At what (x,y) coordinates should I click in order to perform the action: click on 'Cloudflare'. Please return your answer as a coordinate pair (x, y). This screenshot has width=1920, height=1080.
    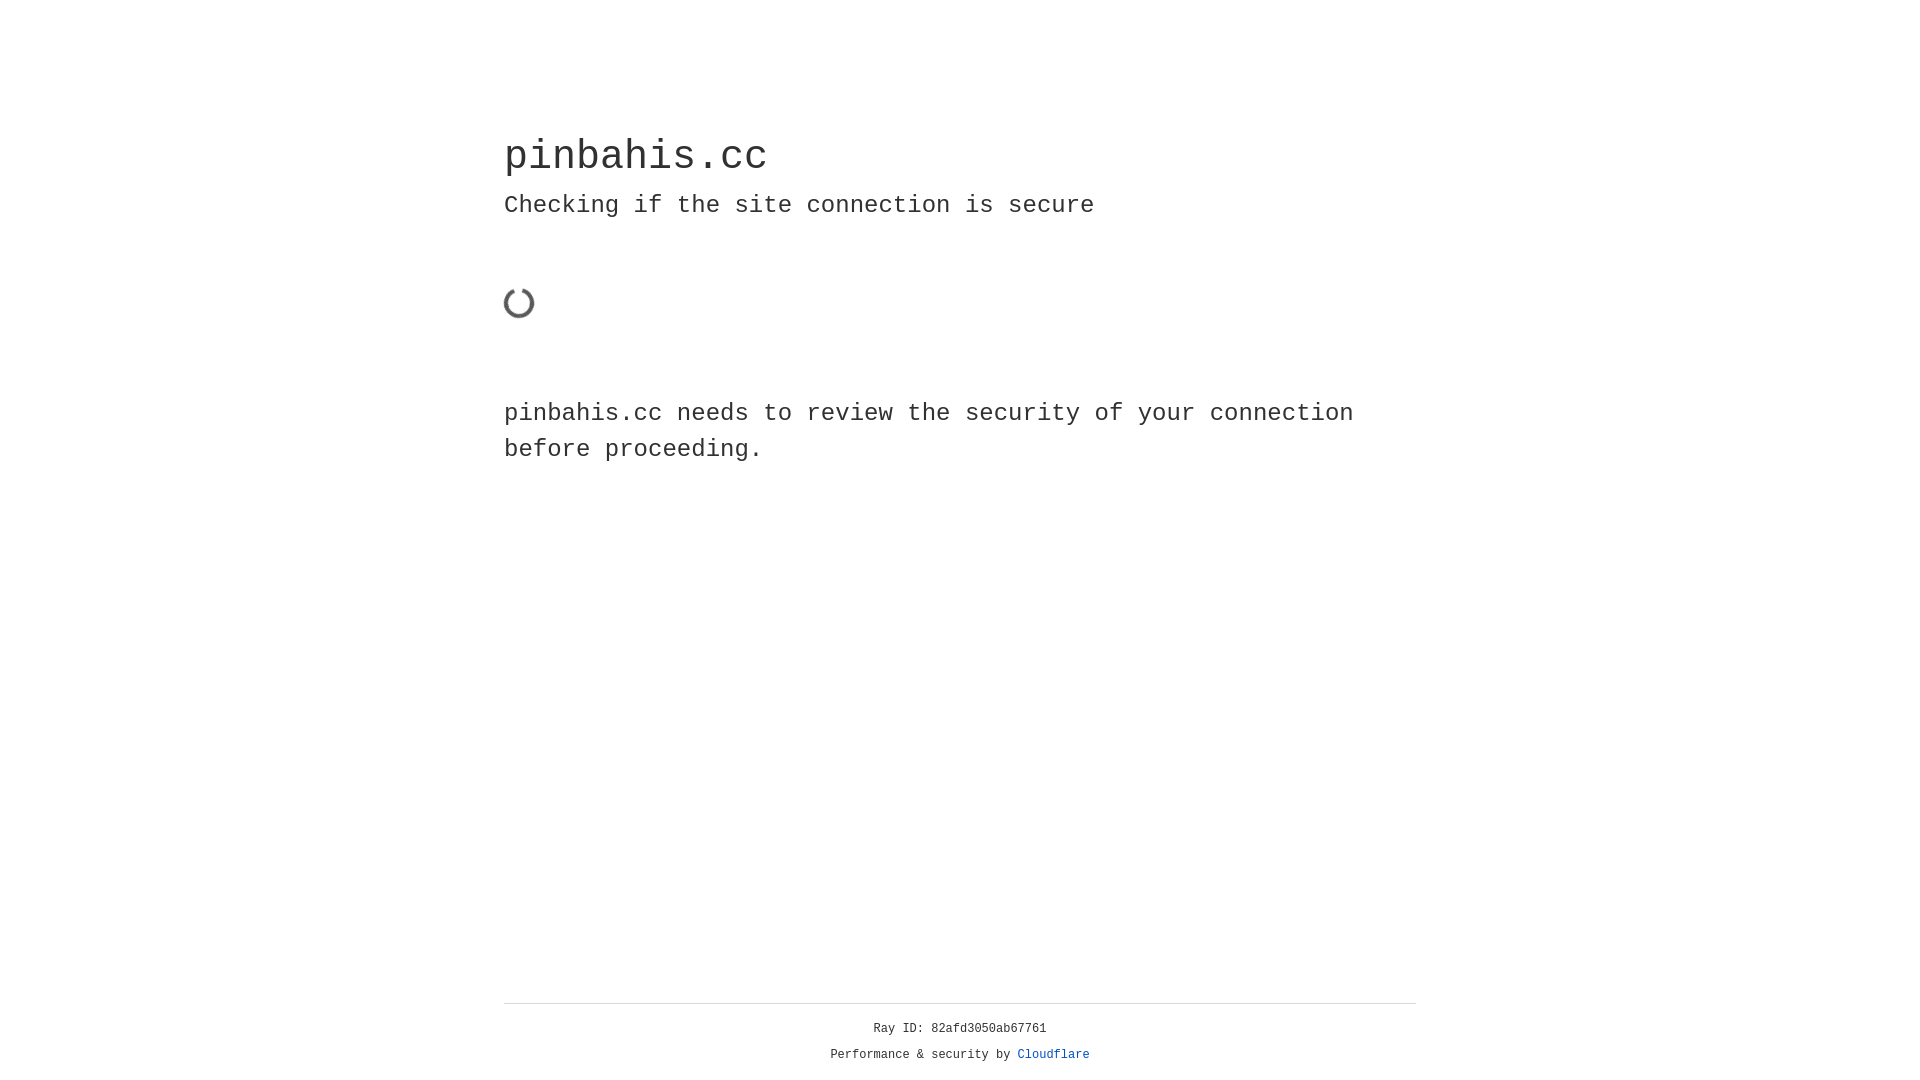
    Looking at the image, I should click on (1053, 1054).